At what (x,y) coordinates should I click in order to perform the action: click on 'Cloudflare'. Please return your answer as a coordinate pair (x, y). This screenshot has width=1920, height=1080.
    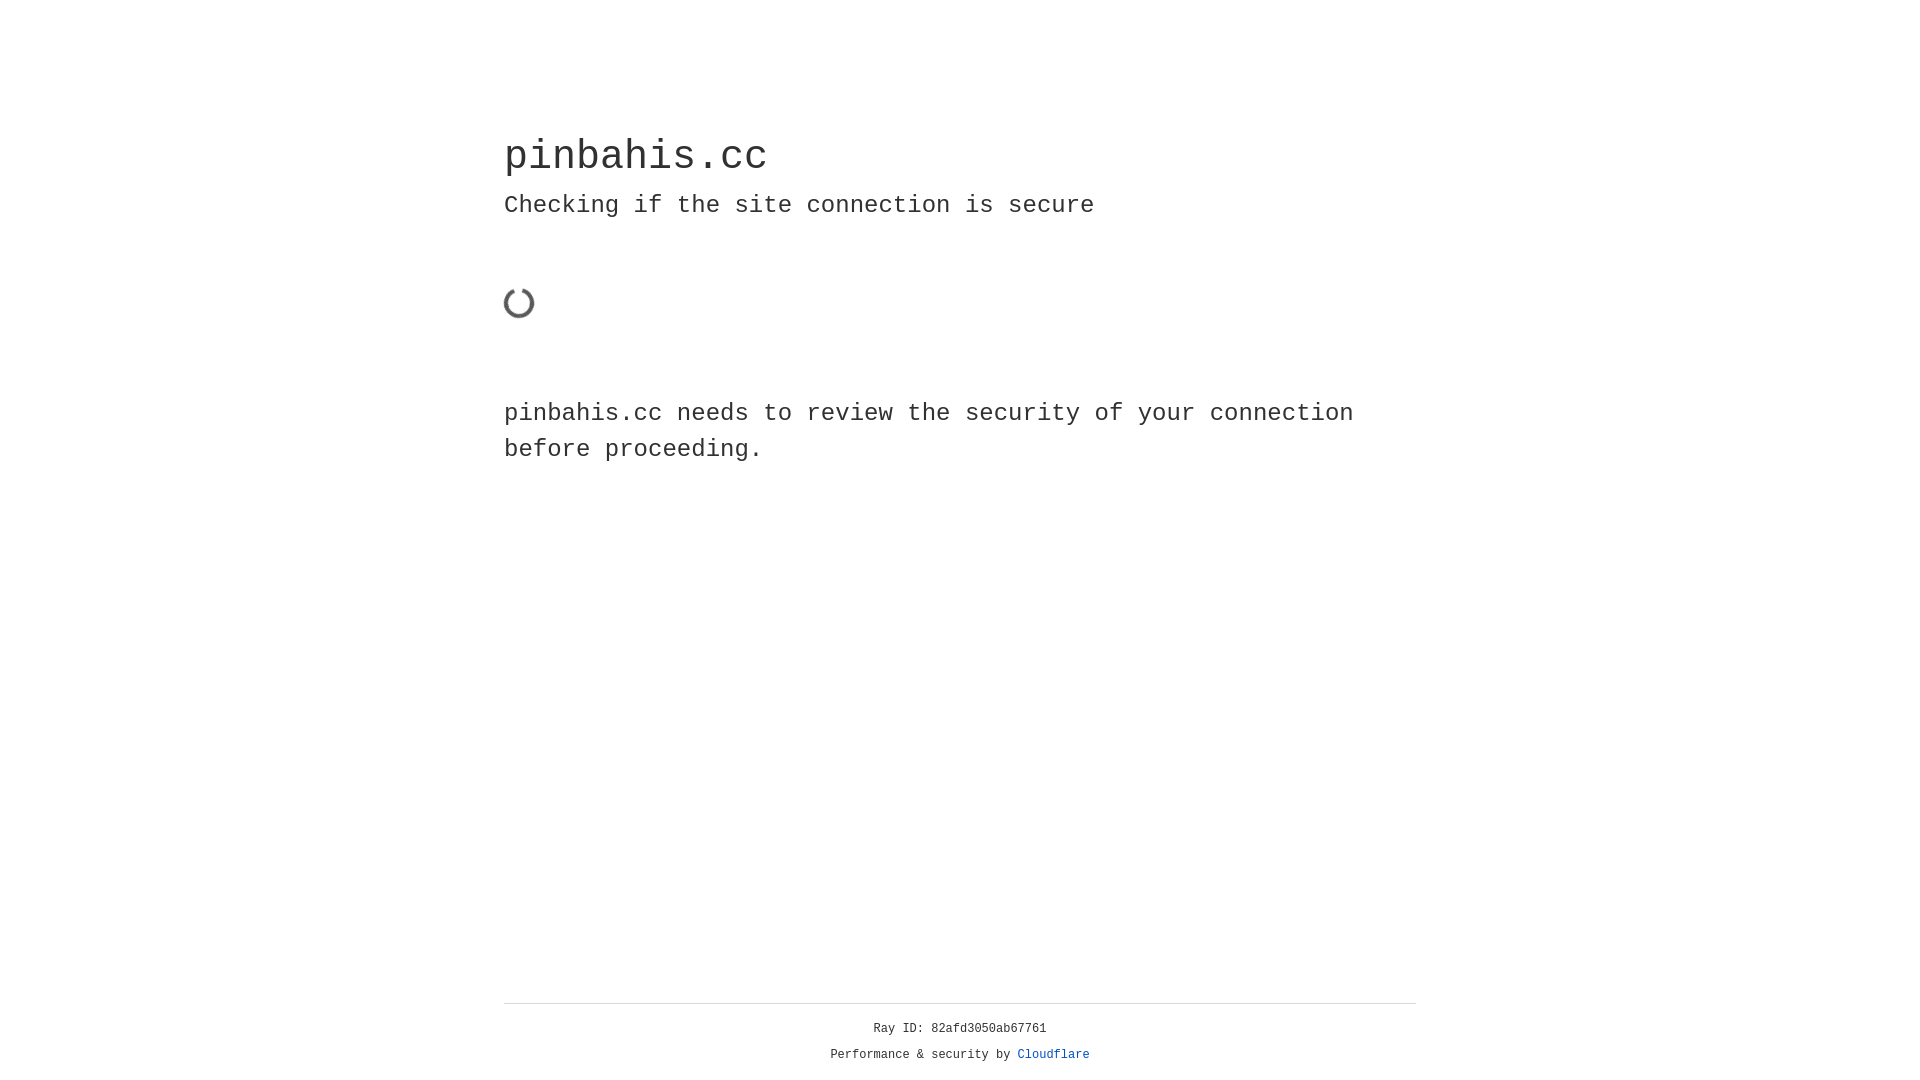
    Looking at the image, I should click on (1053, 1054).